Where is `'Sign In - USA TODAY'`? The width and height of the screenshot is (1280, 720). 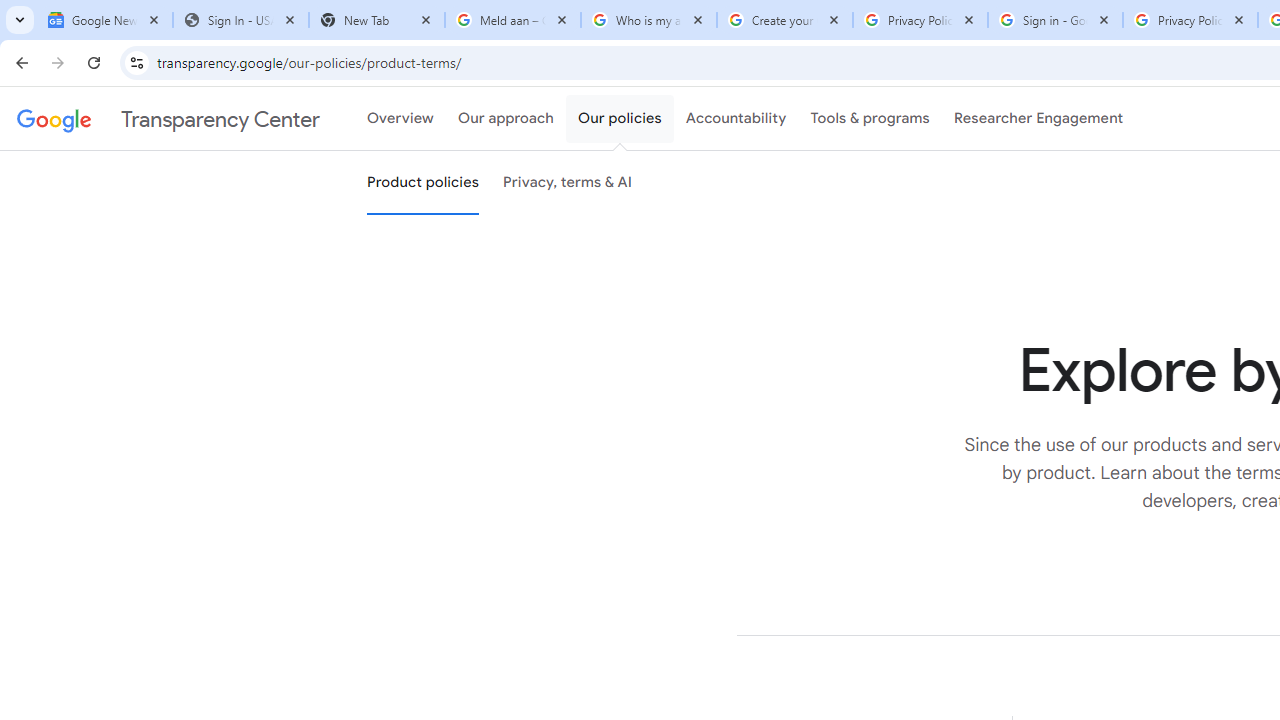 'Sign In - USA TODAY' is located at coordinates (240, 20).